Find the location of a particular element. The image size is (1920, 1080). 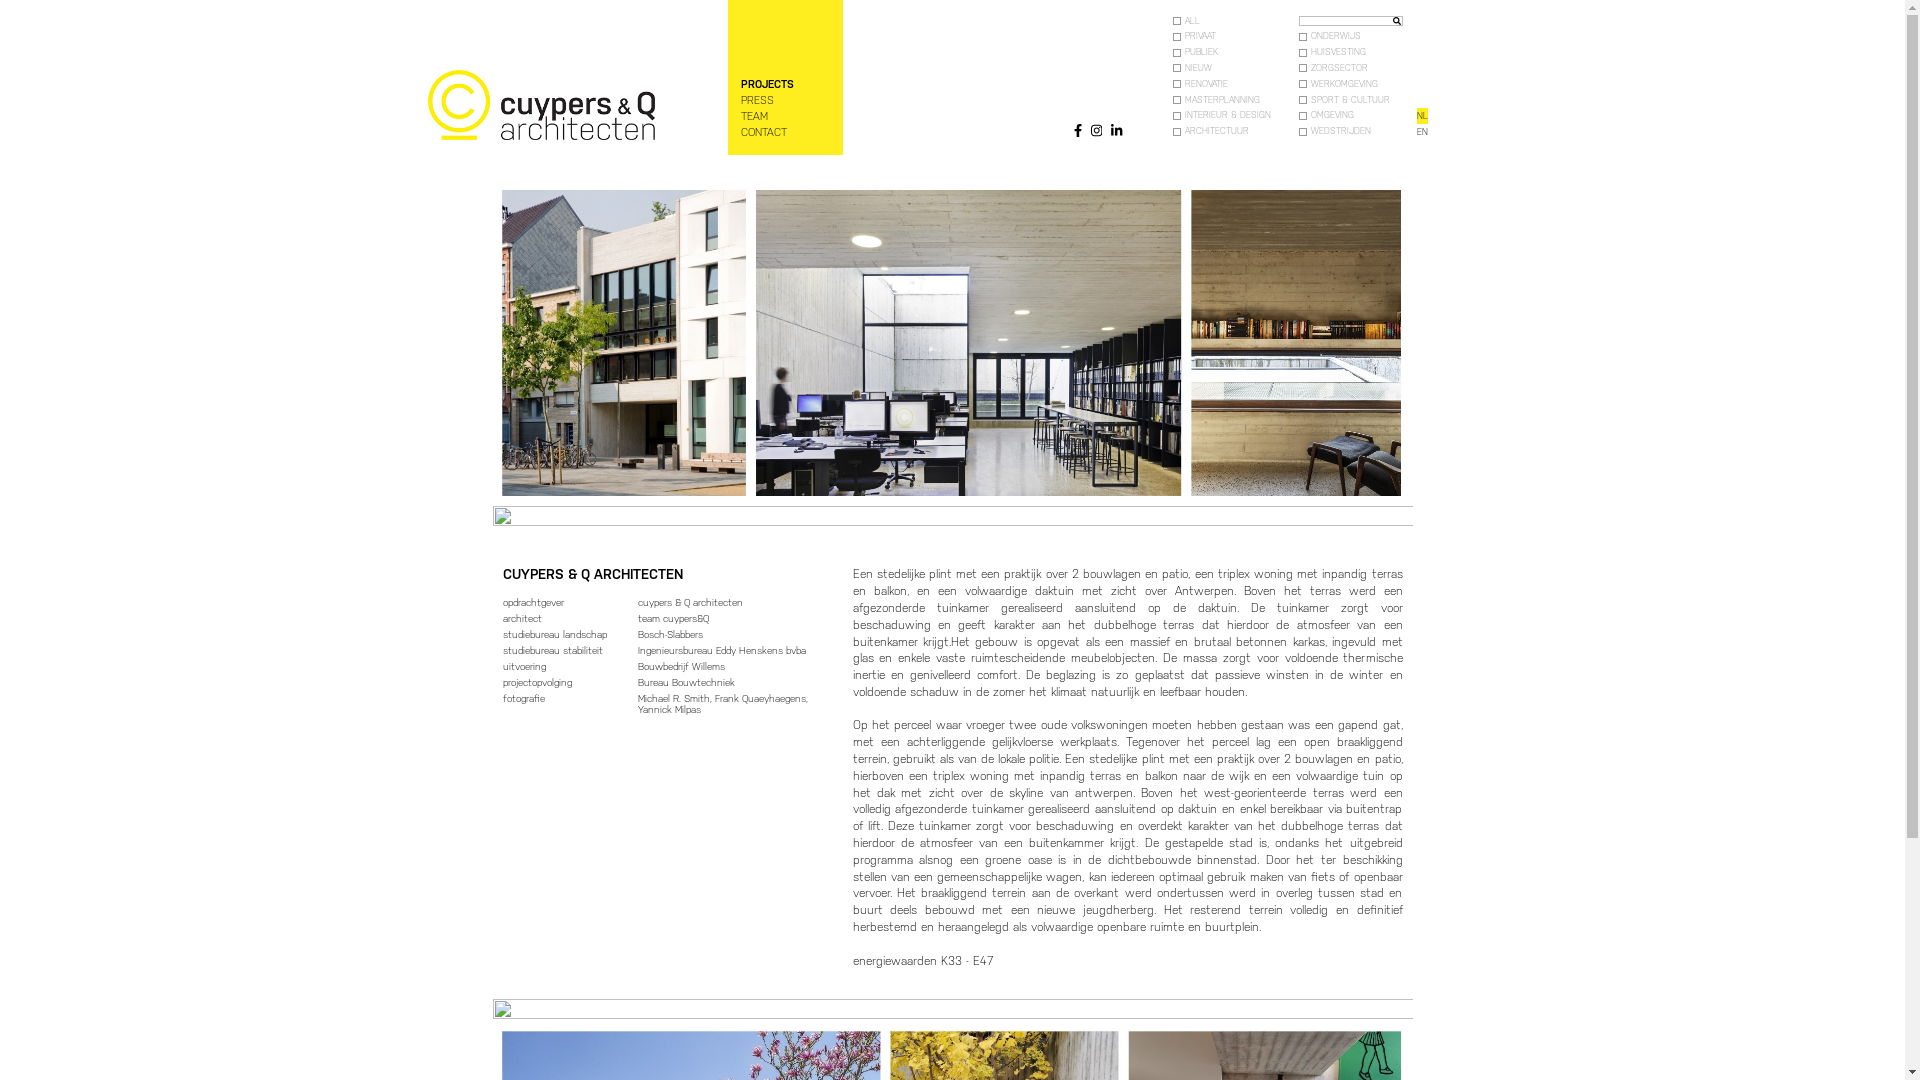

'PROJECTS' is located at coordinates (738, 83).